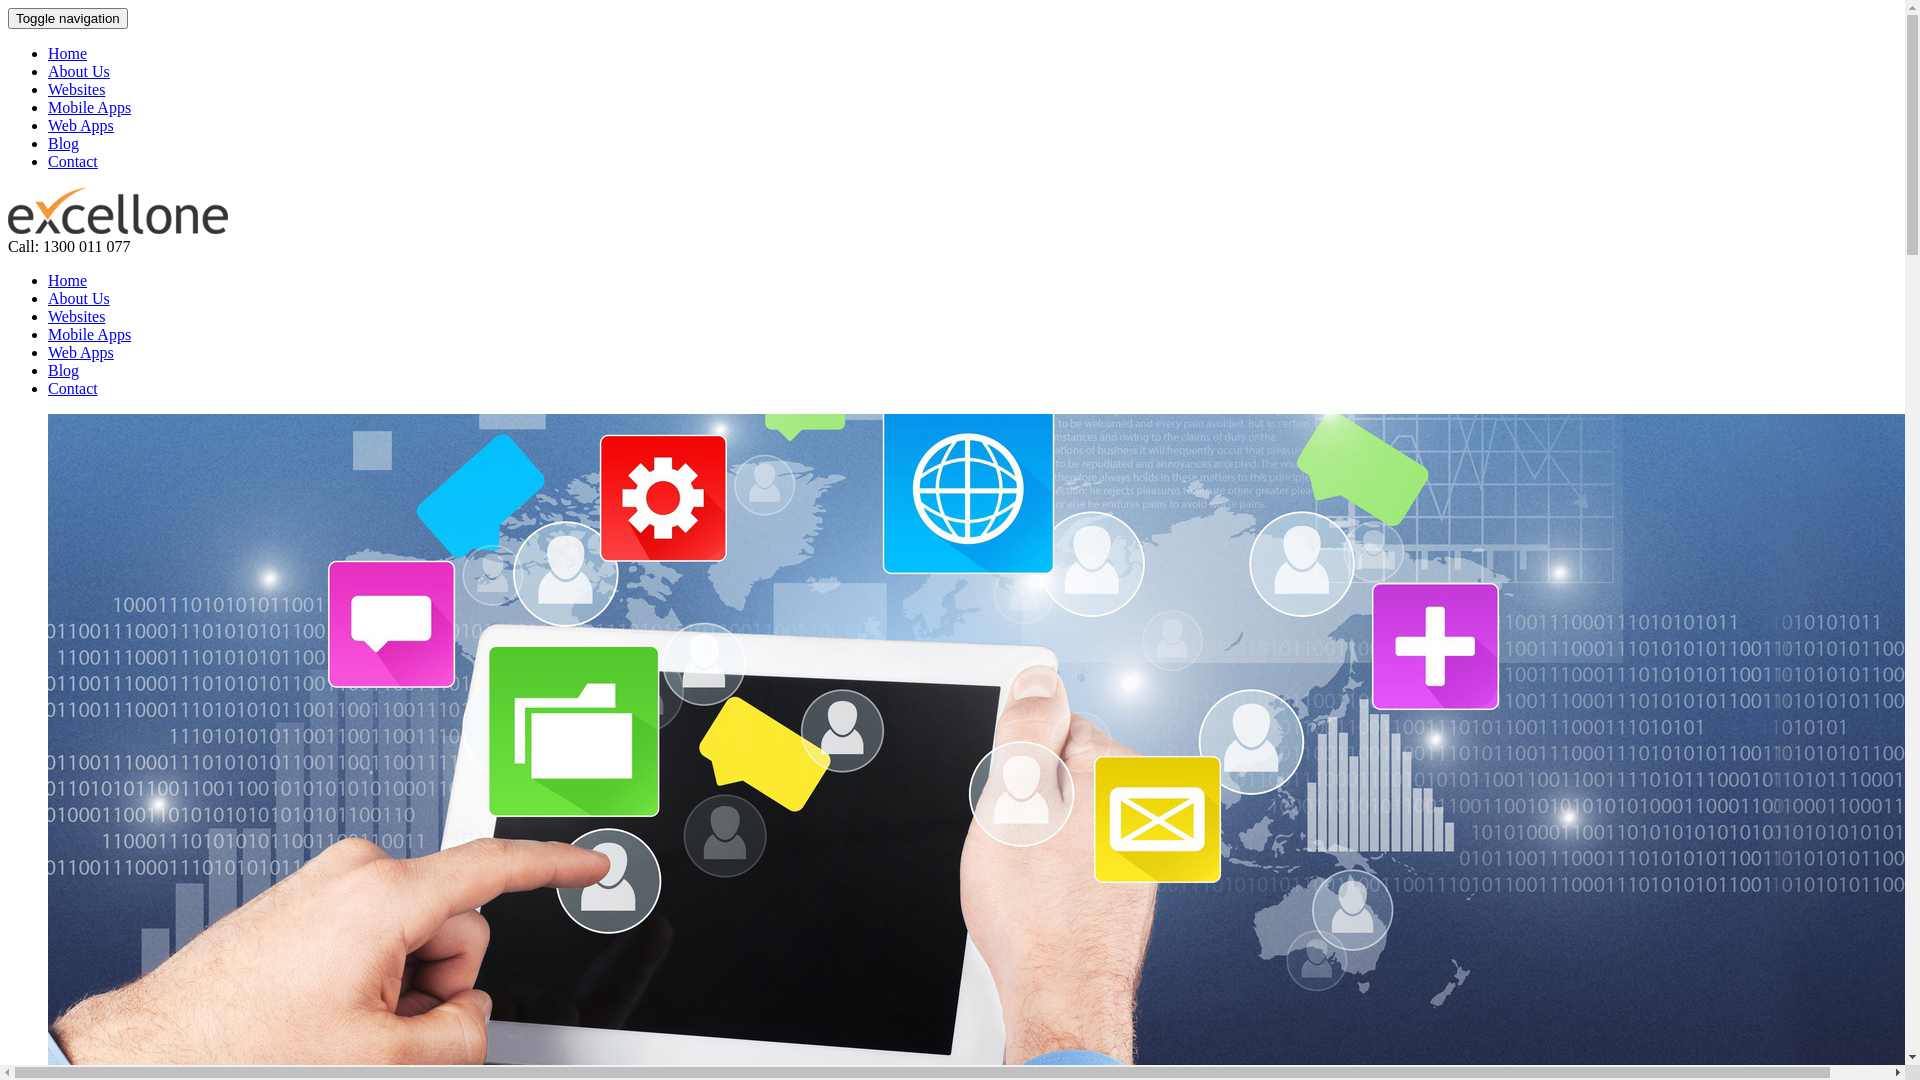  I want to click on 'Blog', so click(63, 370).